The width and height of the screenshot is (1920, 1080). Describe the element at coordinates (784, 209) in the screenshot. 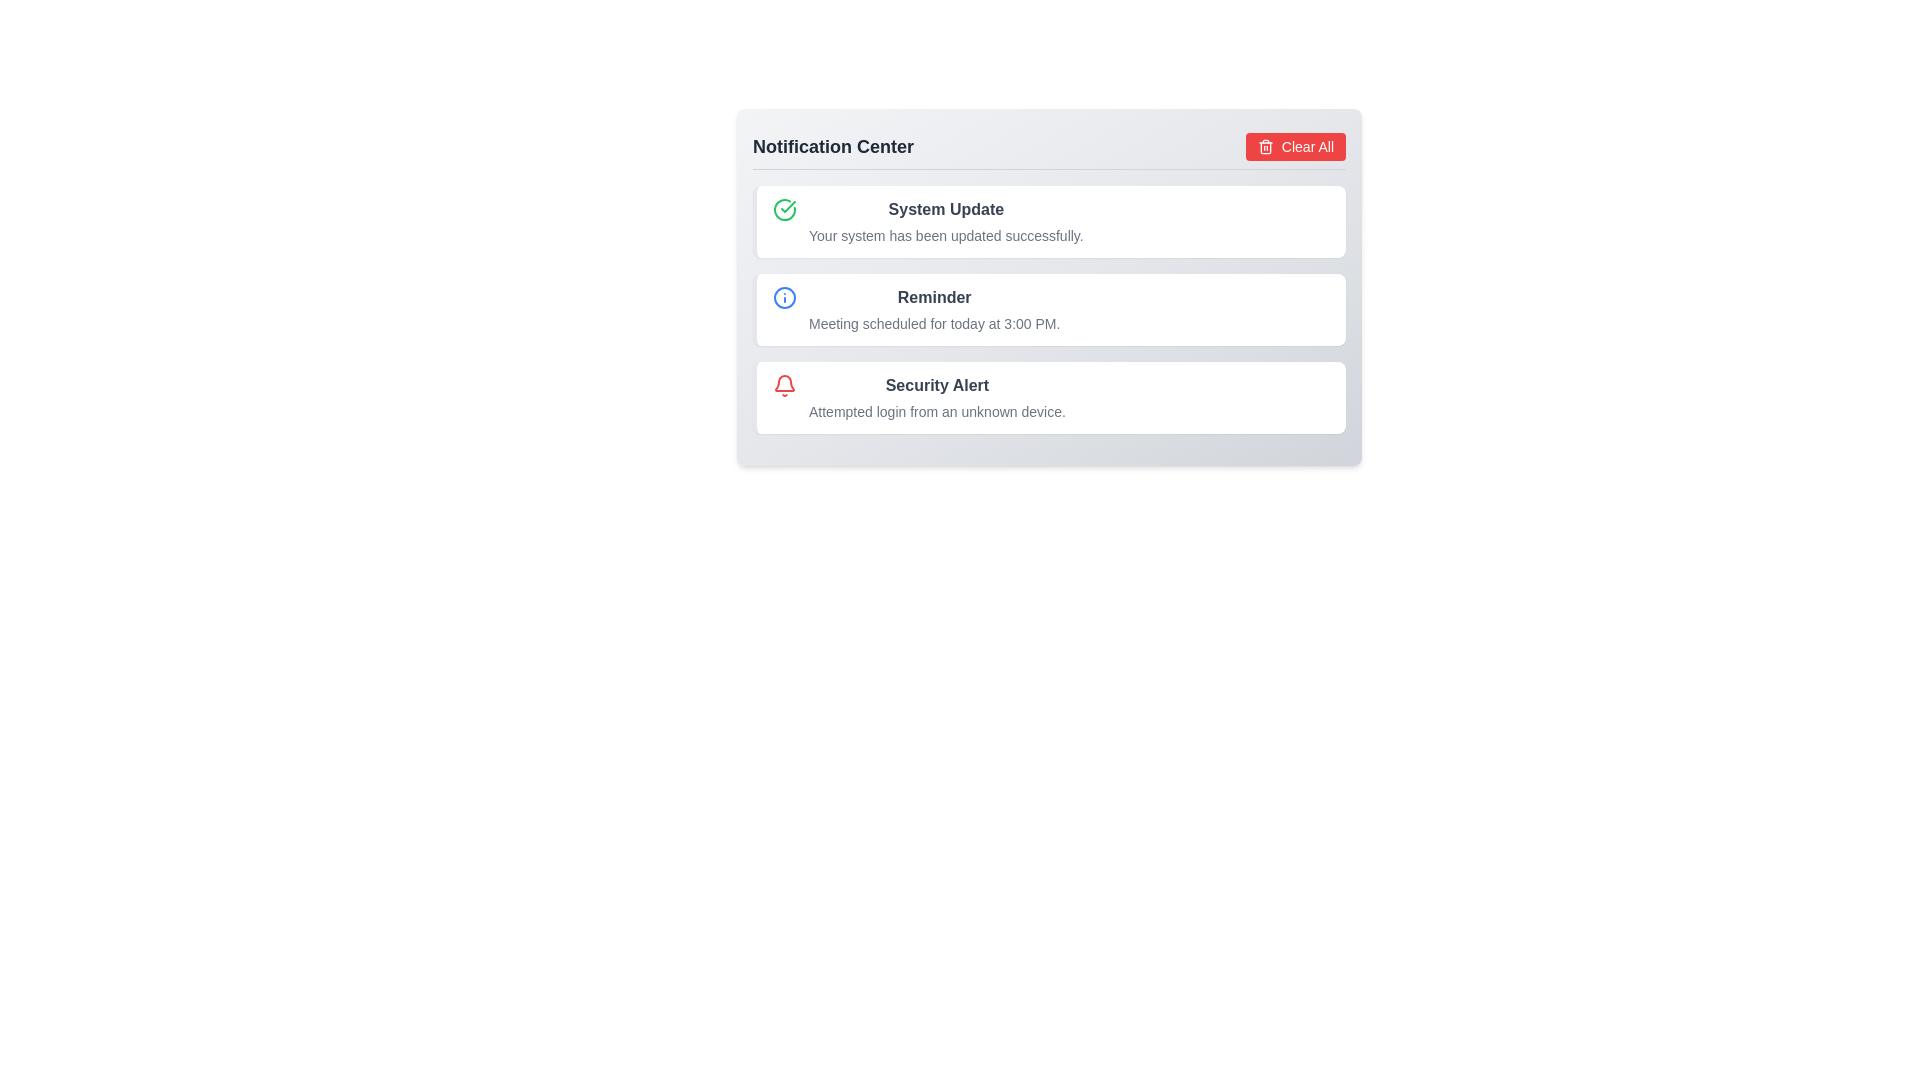

I see `the circular icon with a green border and checkmark next to the 'System Update' text in the notification panel` at that location.